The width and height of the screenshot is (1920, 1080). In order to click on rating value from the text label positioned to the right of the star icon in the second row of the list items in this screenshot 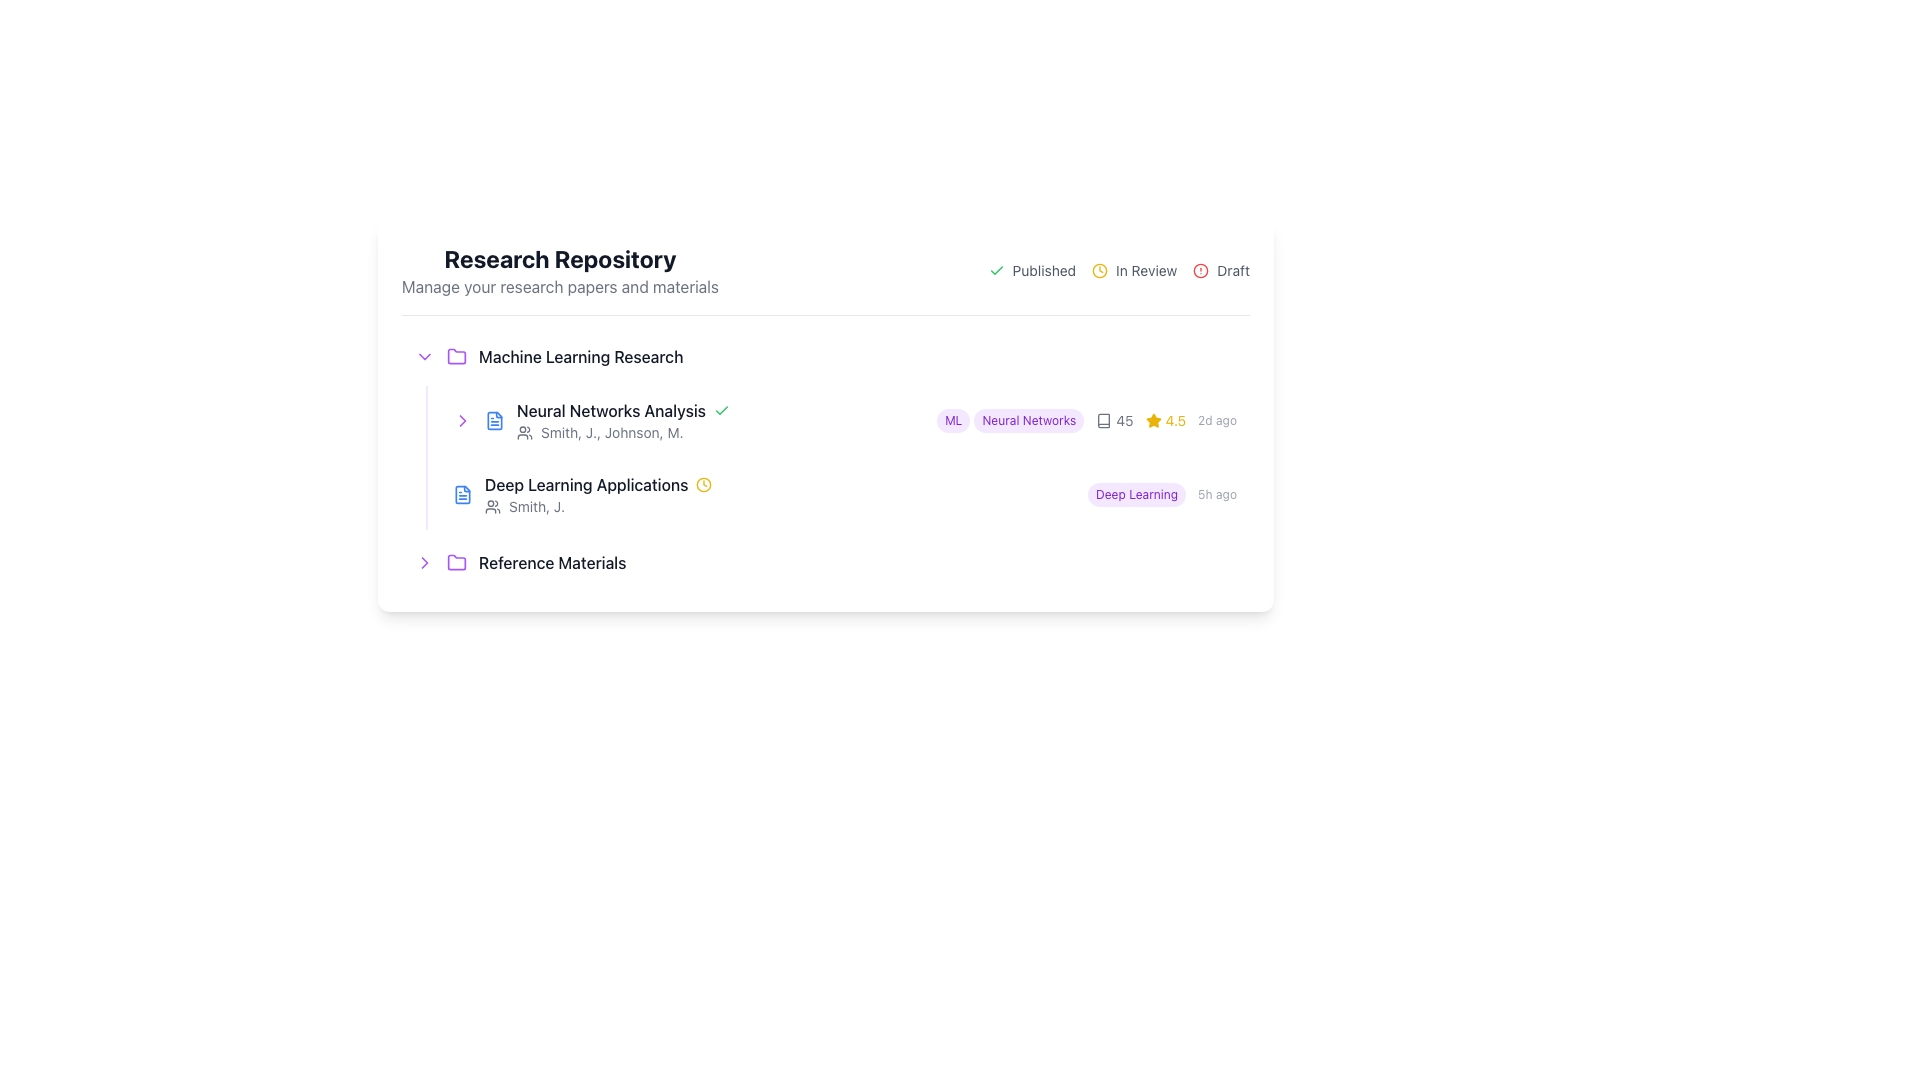, I will do `click(1175, 419)`.